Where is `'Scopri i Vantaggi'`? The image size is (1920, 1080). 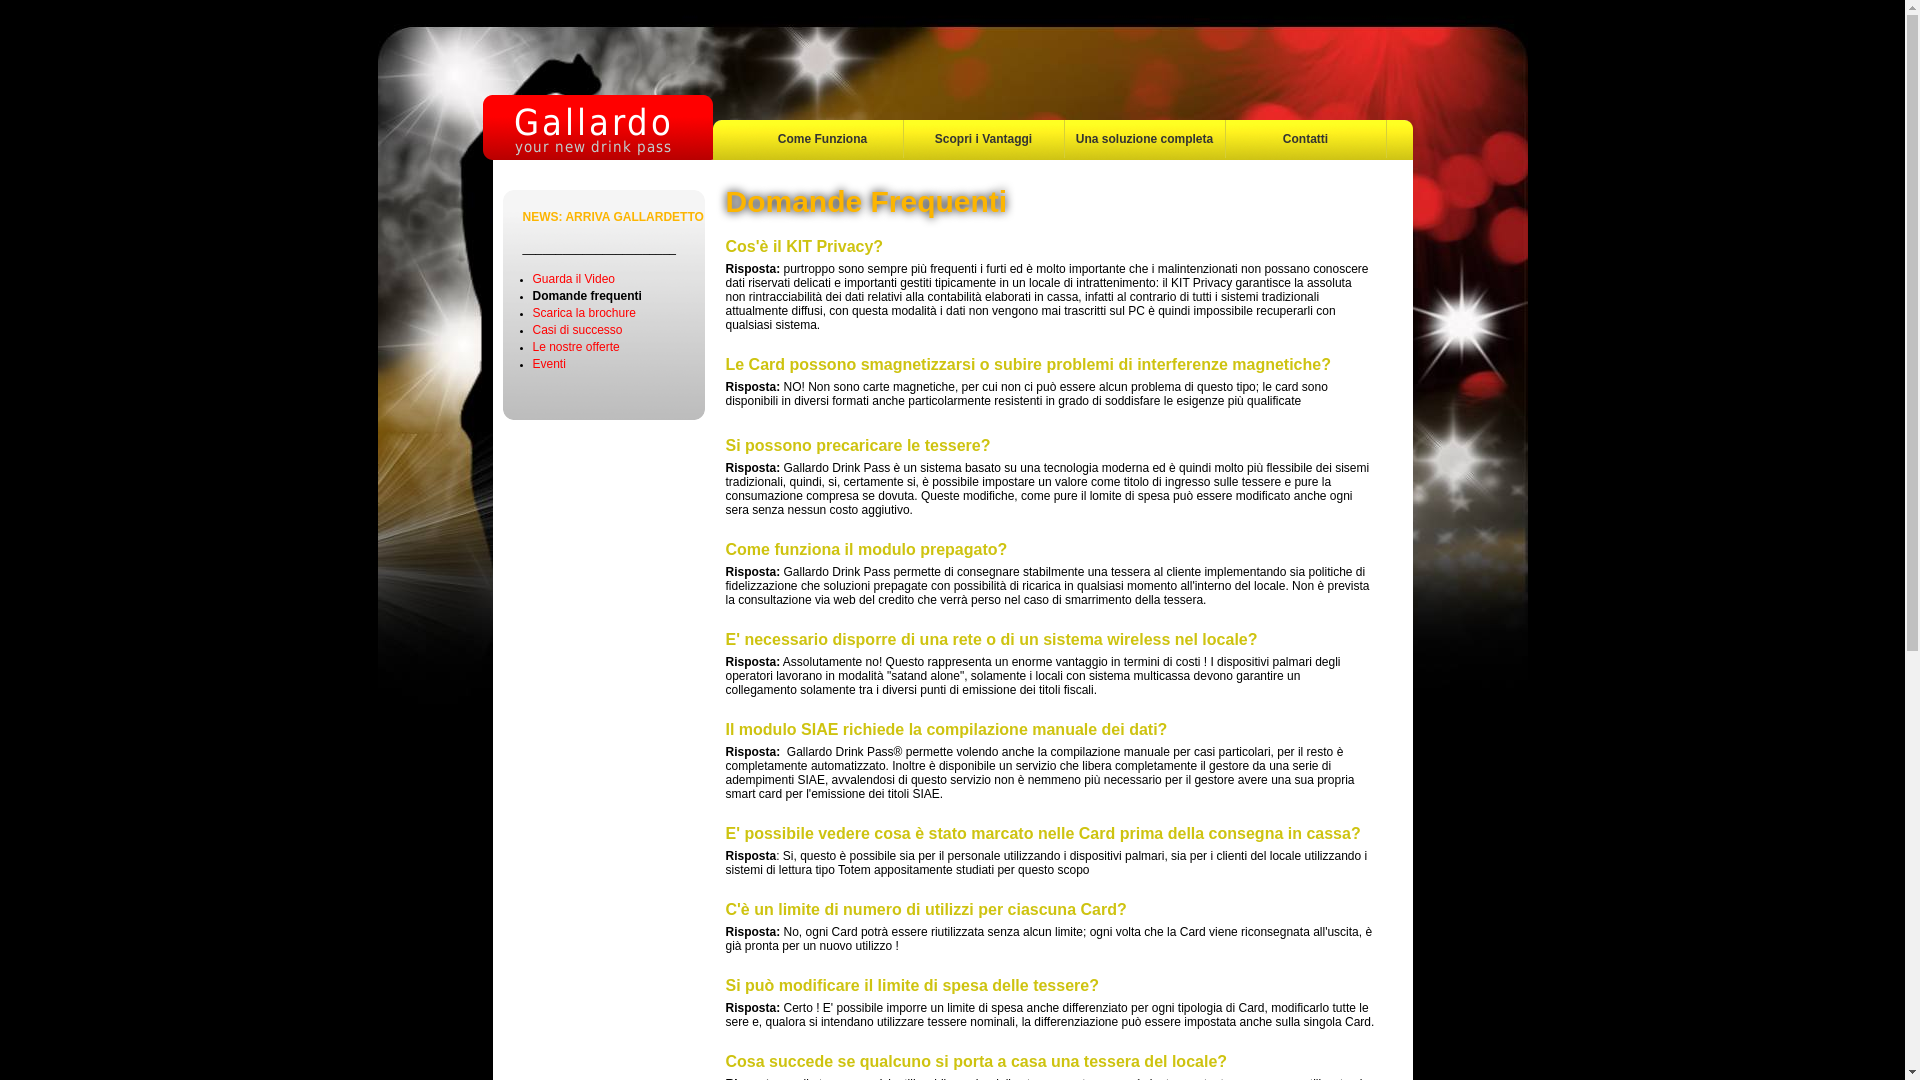
'Scopri i Vantaggi' is located at coordinates (983, 136).